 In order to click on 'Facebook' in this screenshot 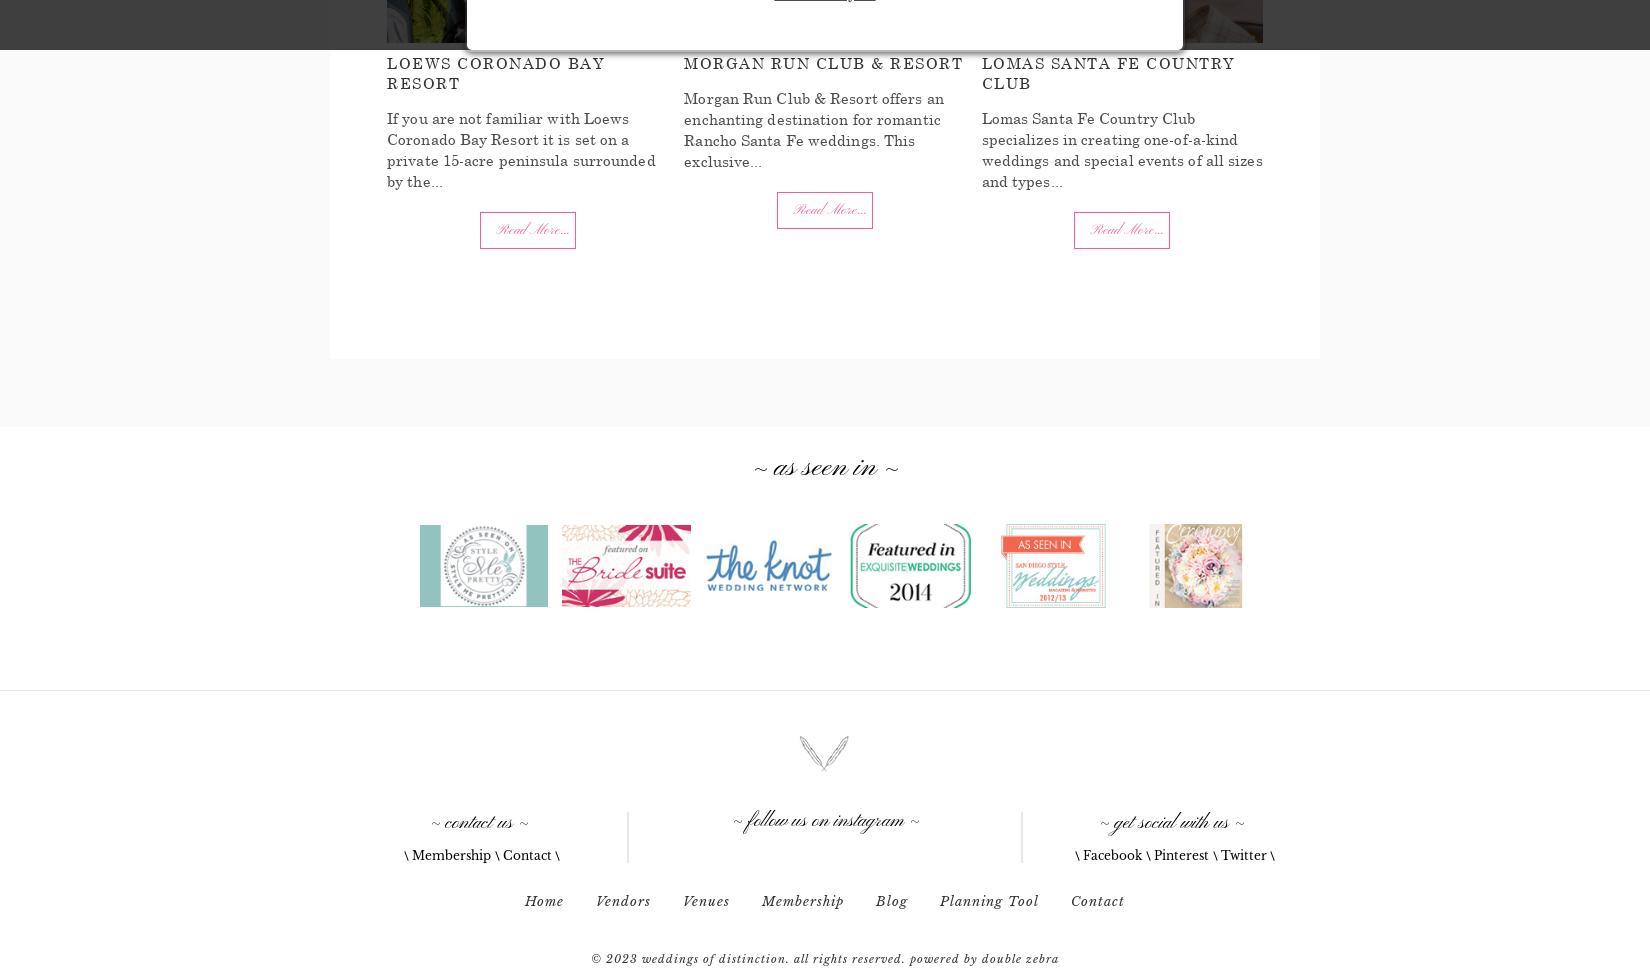, I will do `click(1112, 855)`.